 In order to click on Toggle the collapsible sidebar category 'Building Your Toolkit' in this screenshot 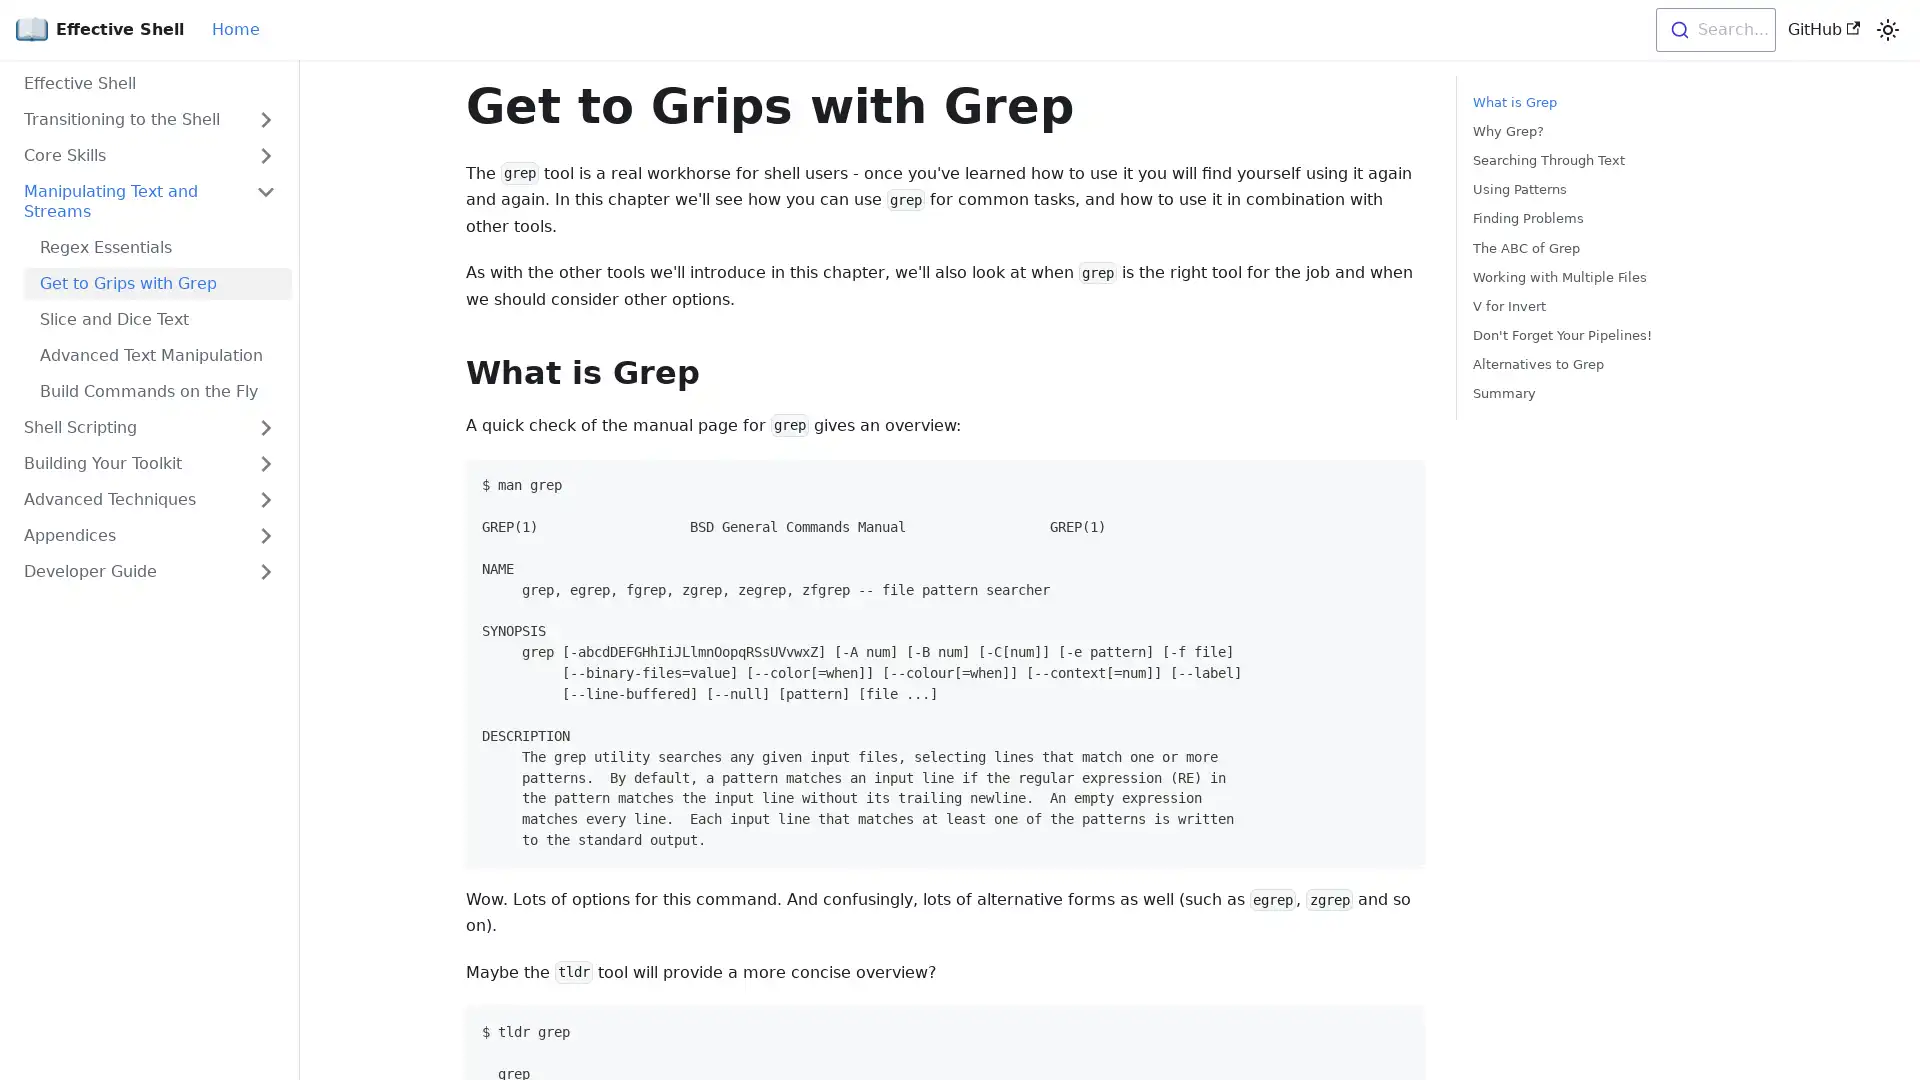, I will do `click(264, 463)`.